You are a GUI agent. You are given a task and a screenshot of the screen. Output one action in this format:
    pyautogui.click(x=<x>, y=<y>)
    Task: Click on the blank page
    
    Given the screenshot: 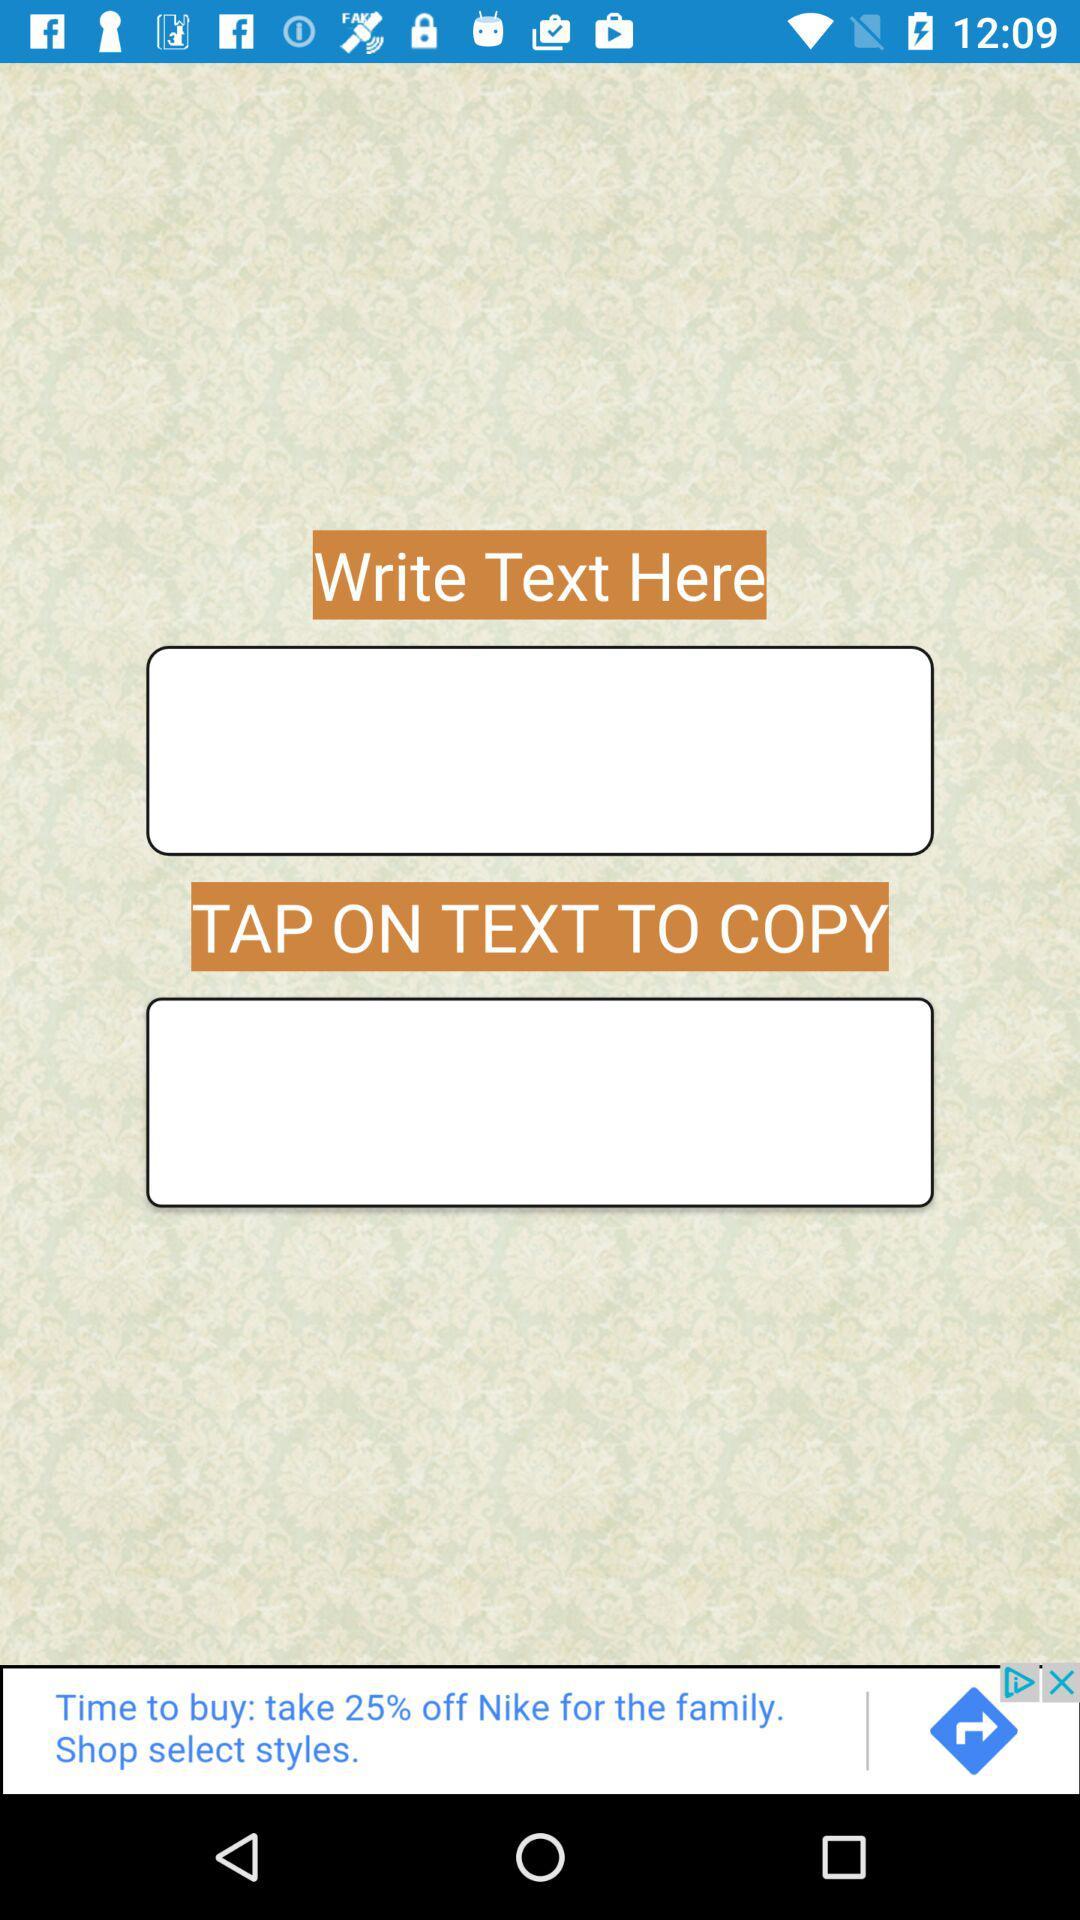 What is the action you would take?
    pyautogui.click(x=540, y=1101)
    